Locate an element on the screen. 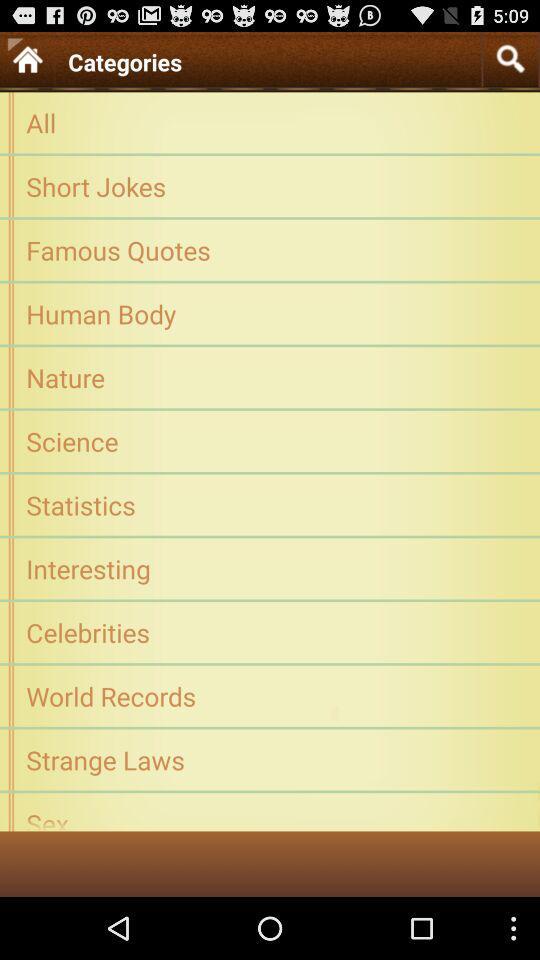  app above the strange laws icon is located at coordinates (270, 696).